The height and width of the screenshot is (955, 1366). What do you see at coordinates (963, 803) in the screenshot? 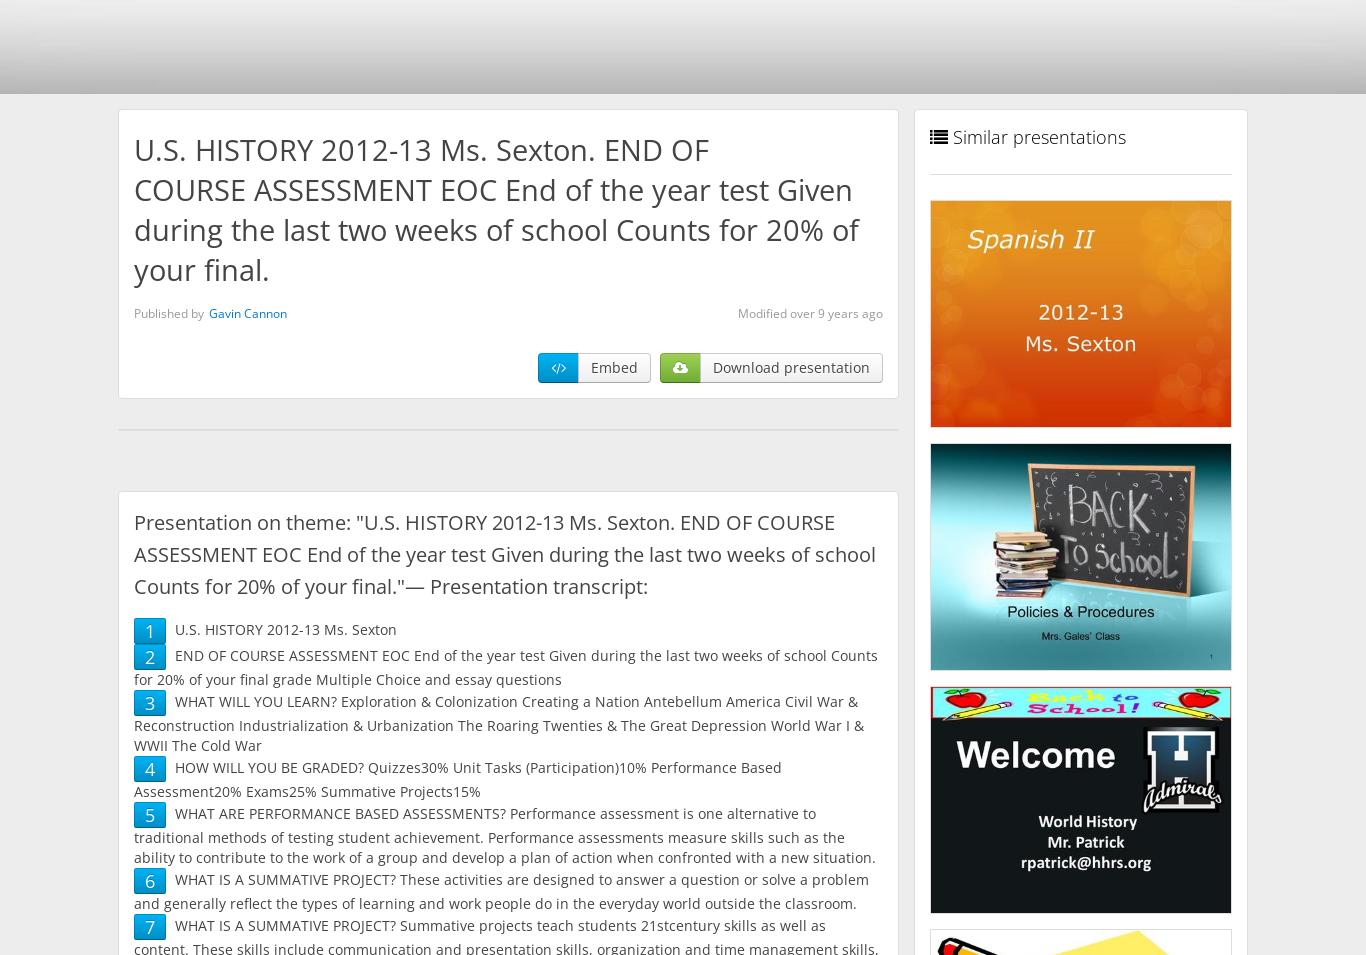
I see `'Welcome World History Mr. Patrick'` at bounding box center [963, 803].